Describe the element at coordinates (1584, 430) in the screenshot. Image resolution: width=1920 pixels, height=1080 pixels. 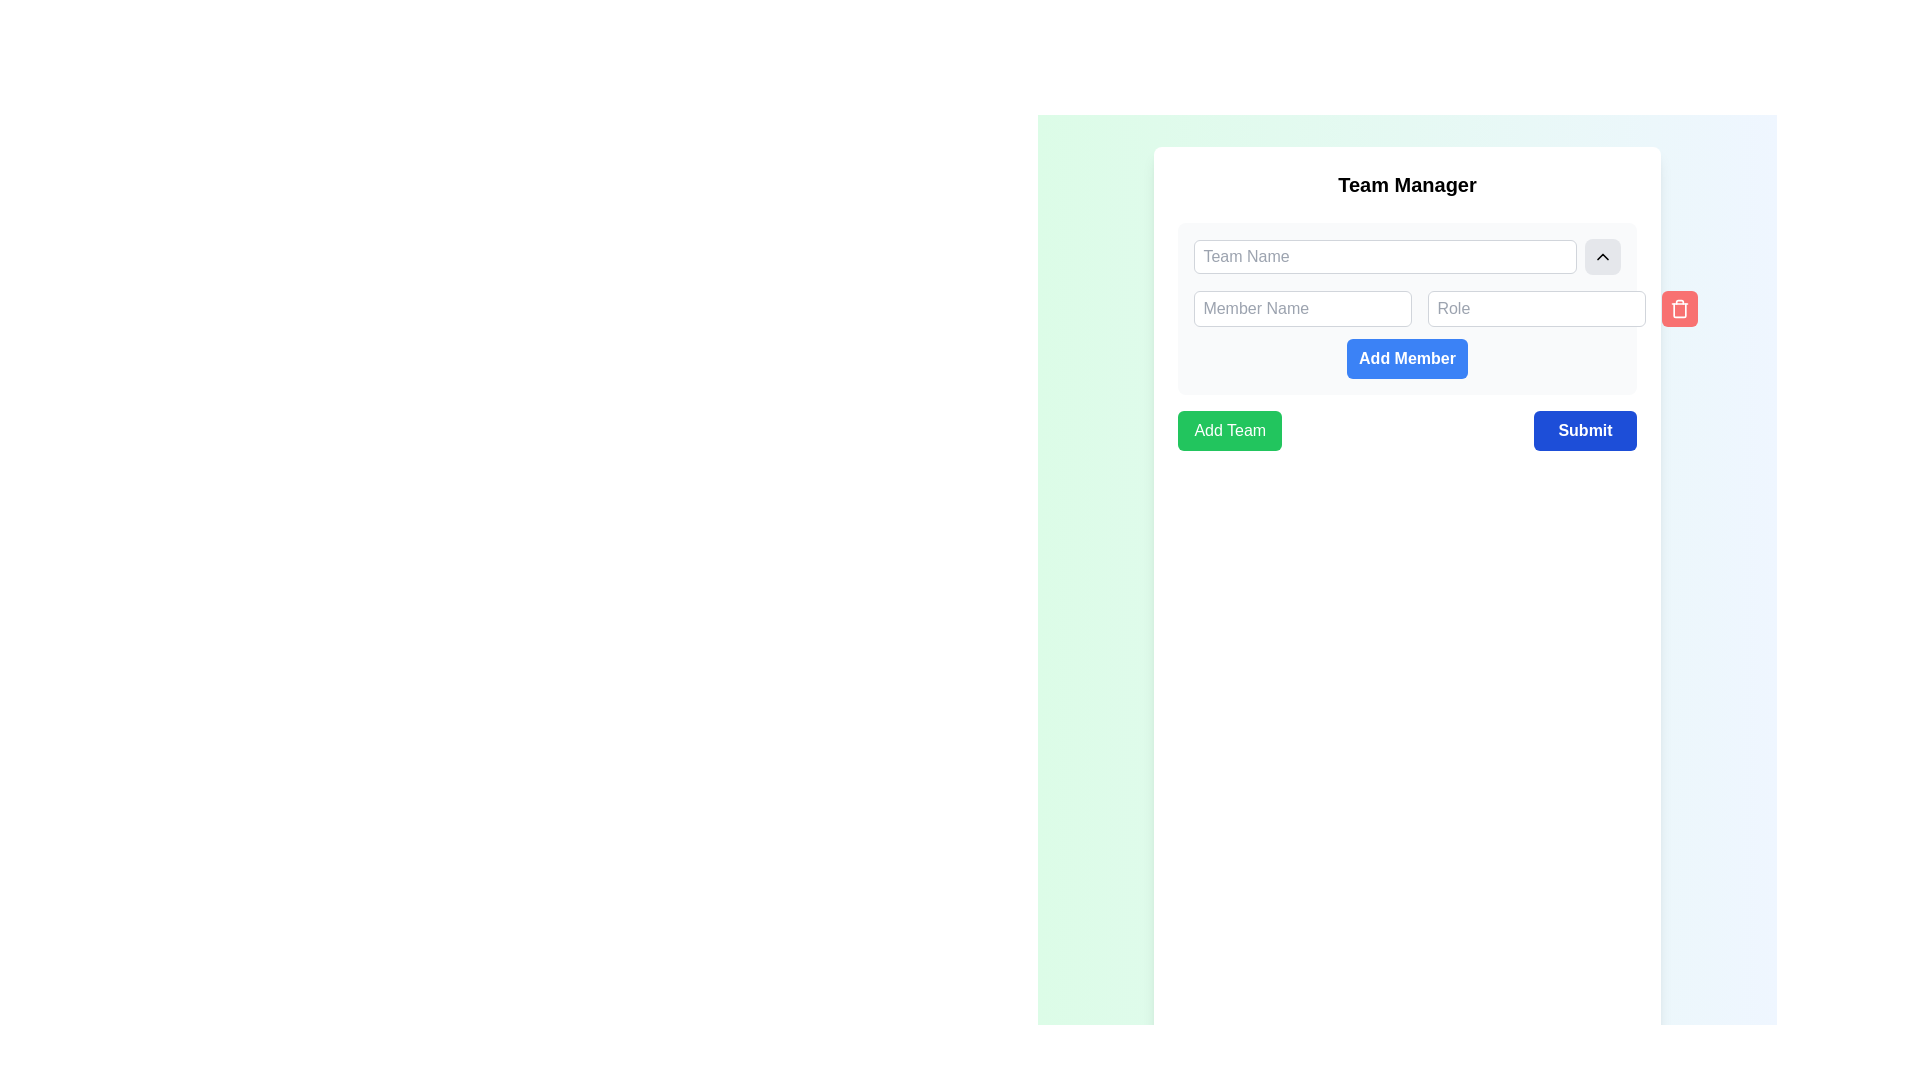
I see `the submission button located in the bottom-right corner of the 'Team Manager' card to finalize the operation or submit the data` at that location.